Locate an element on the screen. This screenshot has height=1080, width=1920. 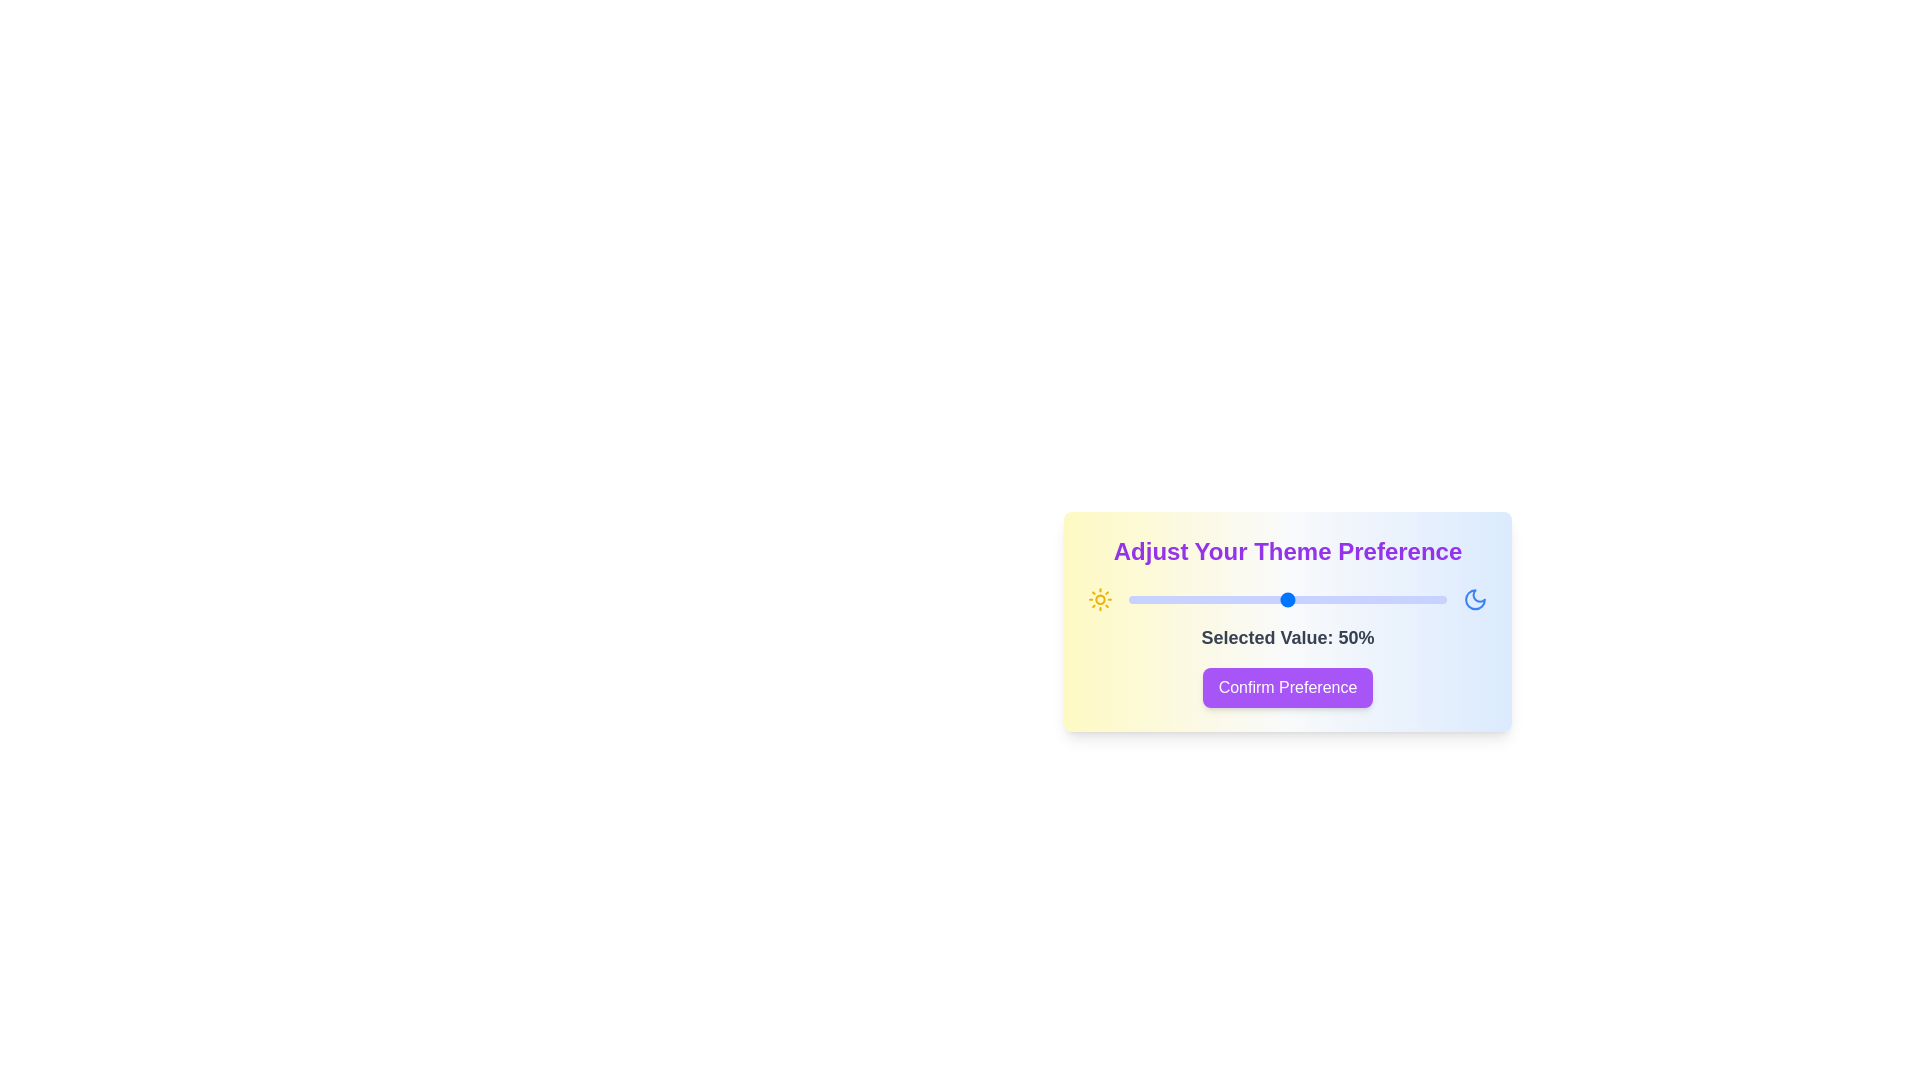
the theme slider is located at coordinates (1382, 599).